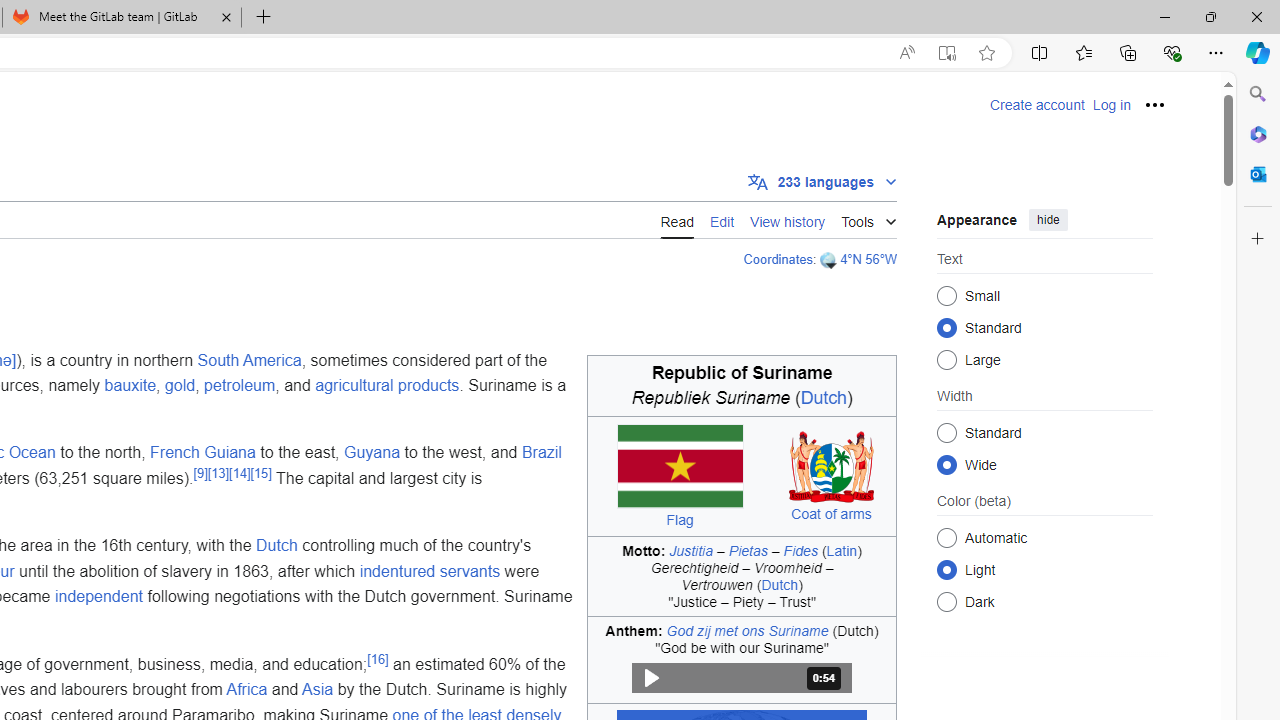 Image resolution: width=1280 pixels, height=720 pixels. What do you see at coordinates (720, 219) in the screenshot?
I see `'Edit'` at bounding box center [720, 219].